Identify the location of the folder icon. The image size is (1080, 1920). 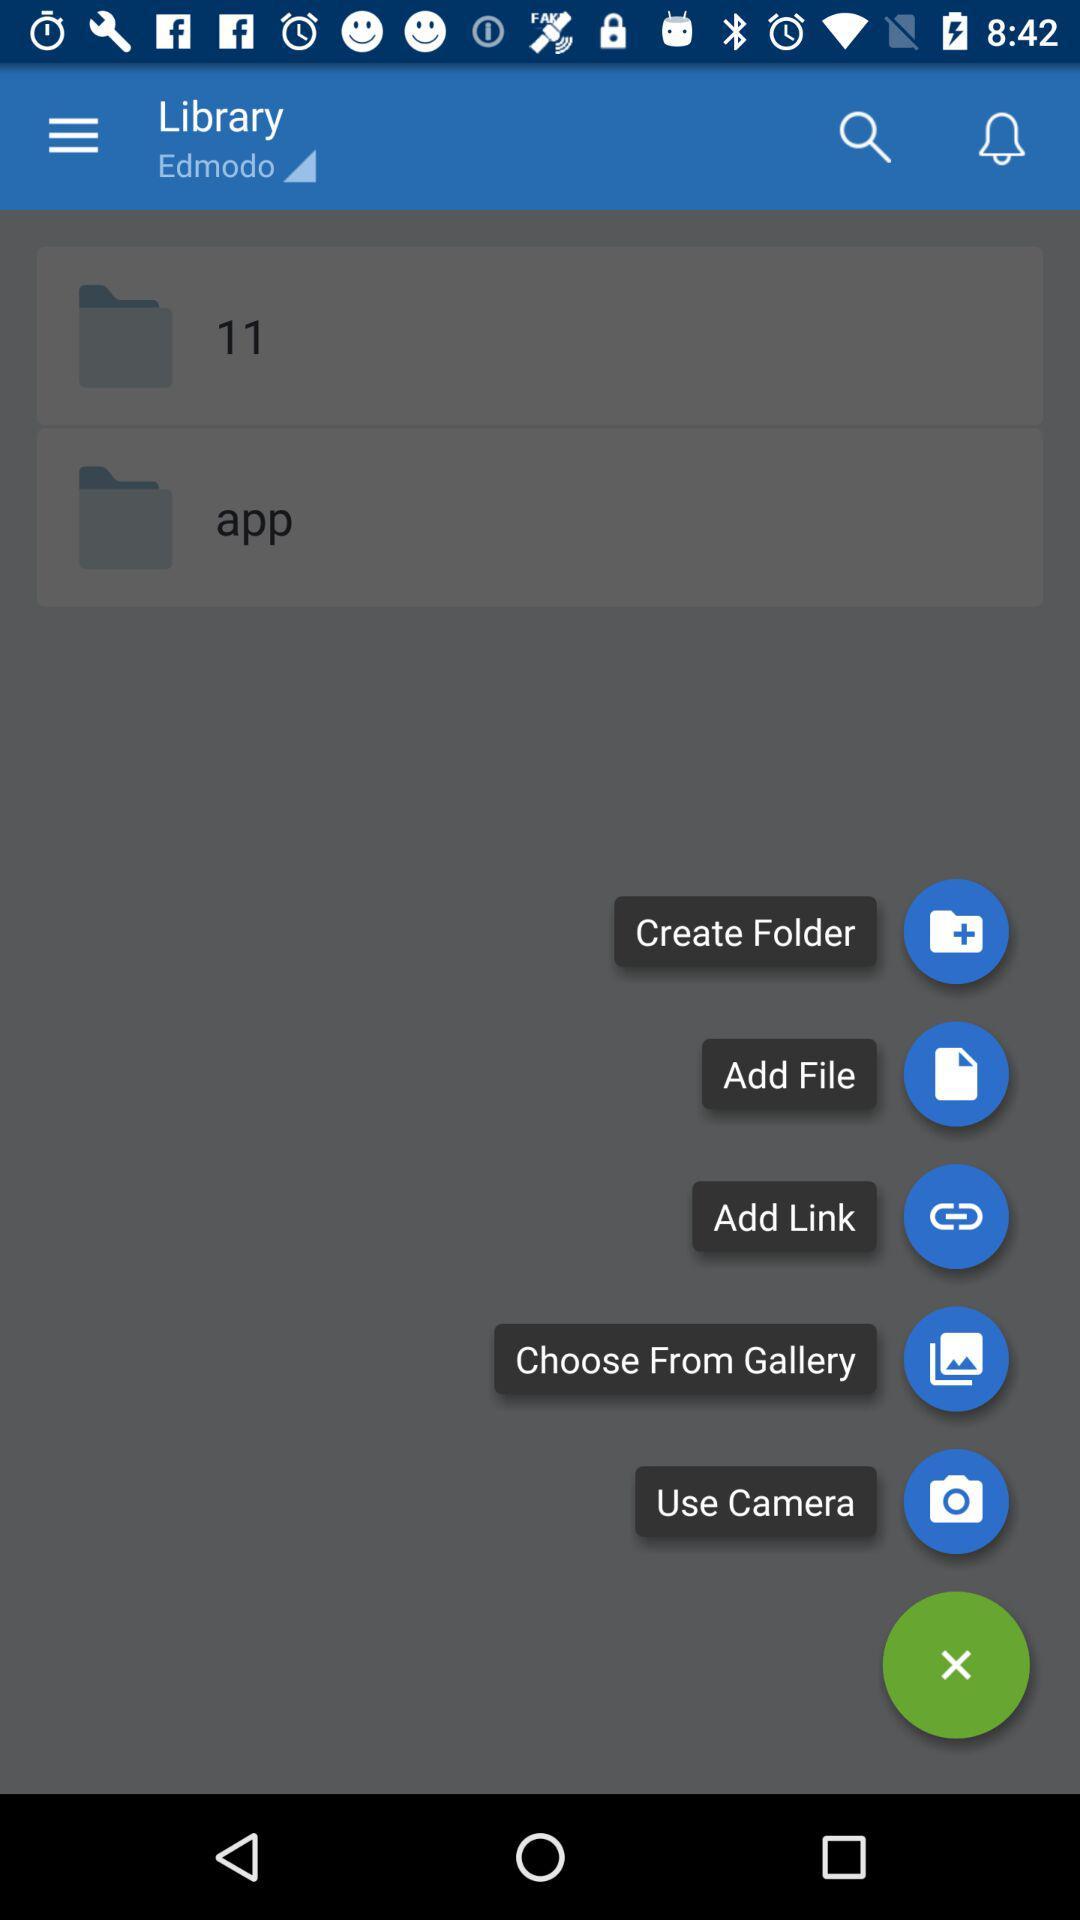
(955, 930).